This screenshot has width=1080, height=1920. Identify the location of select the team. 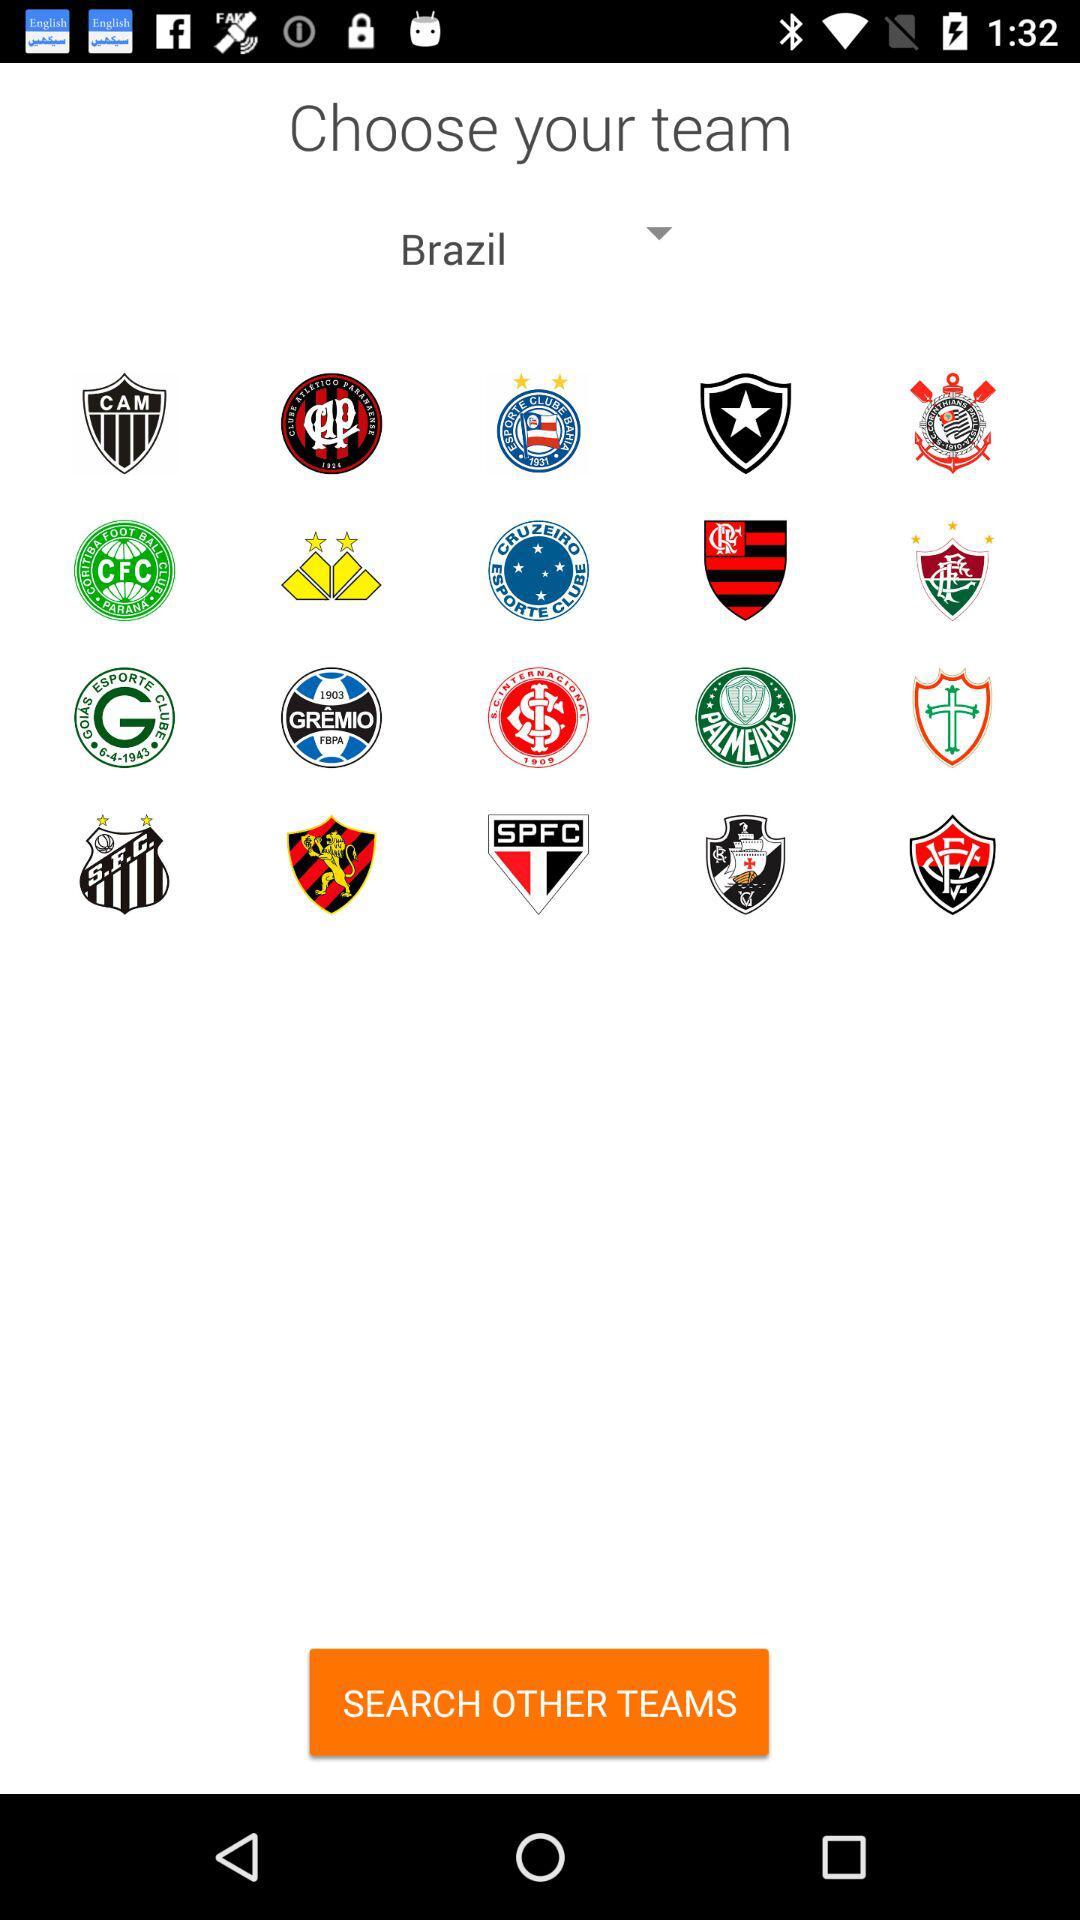
(745, 864).